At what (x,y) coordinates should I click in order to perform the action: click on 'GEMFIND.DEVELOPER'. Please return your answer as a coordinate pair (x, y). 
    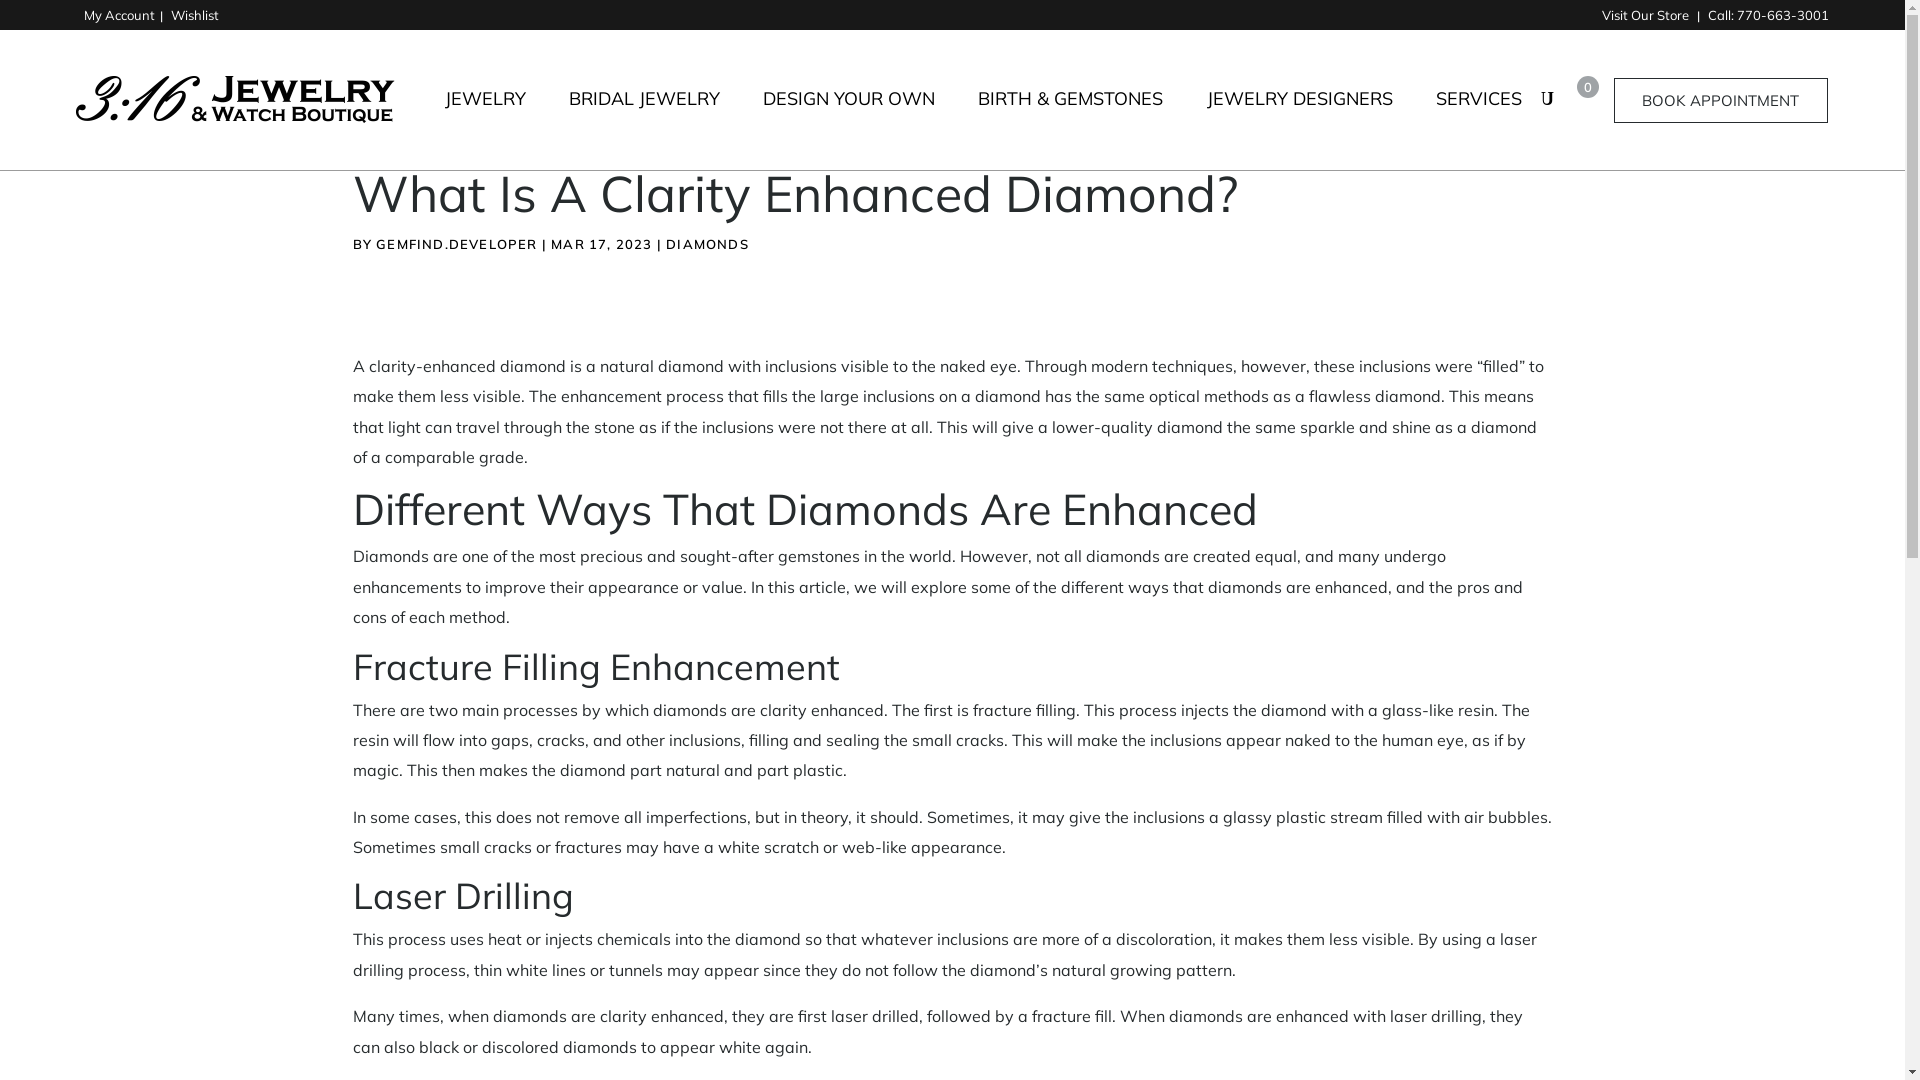
    Looking at the image, I should click on (455, 242).